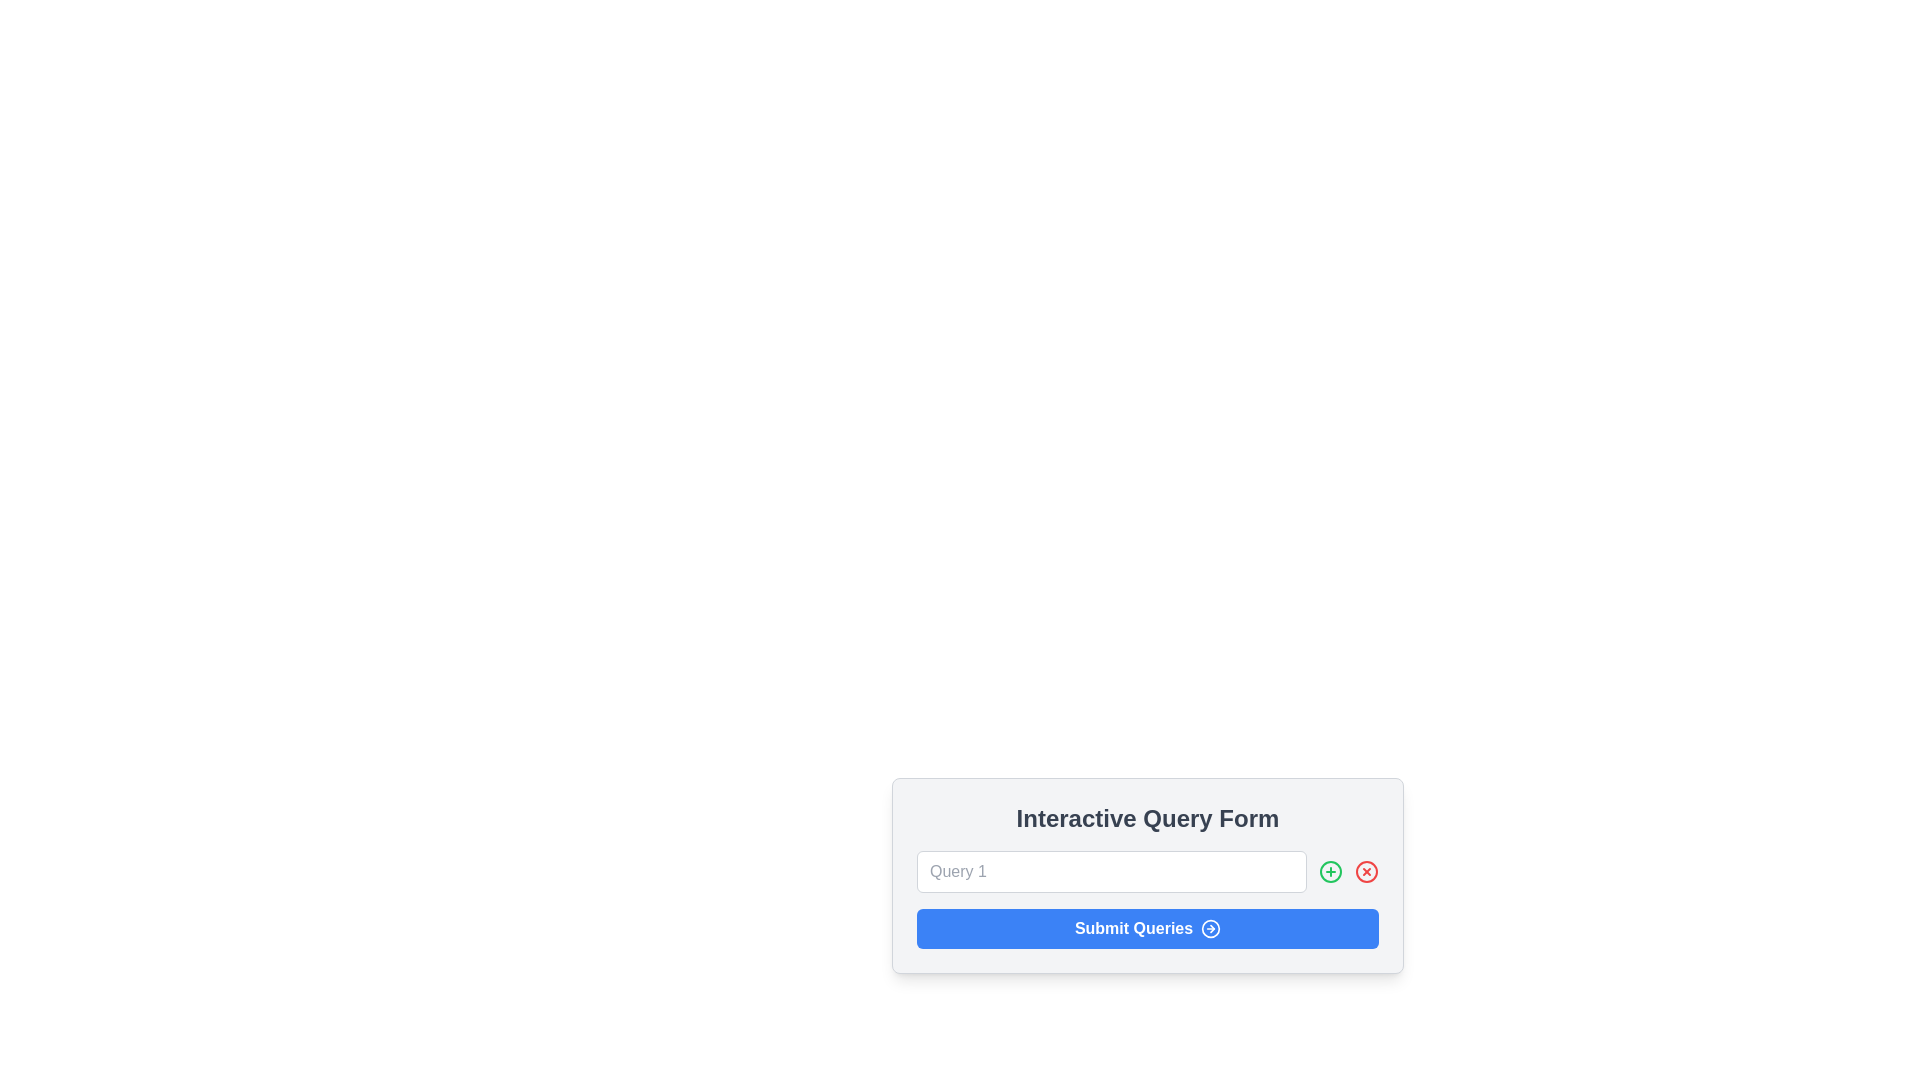  What do you see at coordinates (1210, 929) in the screenshot?
I see `the visual indicator icon located on the right side of the 'Submit Queries' button, which emphasizes the action of submission` at bounding box center [1210, 929].